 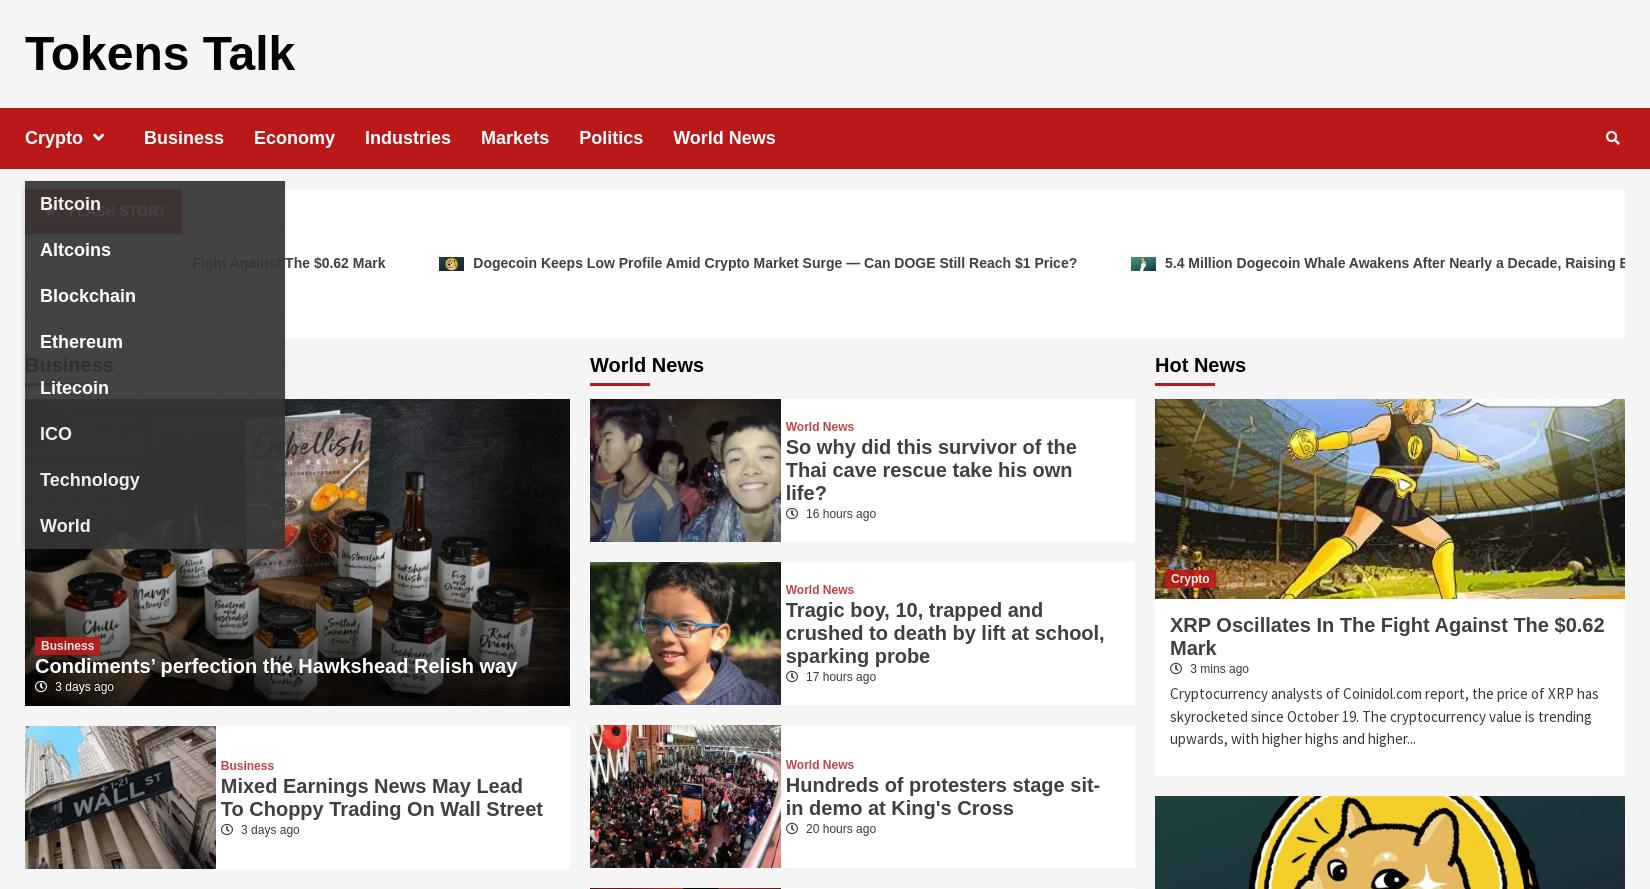 I want to click on '16 hours ago', so click(x=839, y=514).